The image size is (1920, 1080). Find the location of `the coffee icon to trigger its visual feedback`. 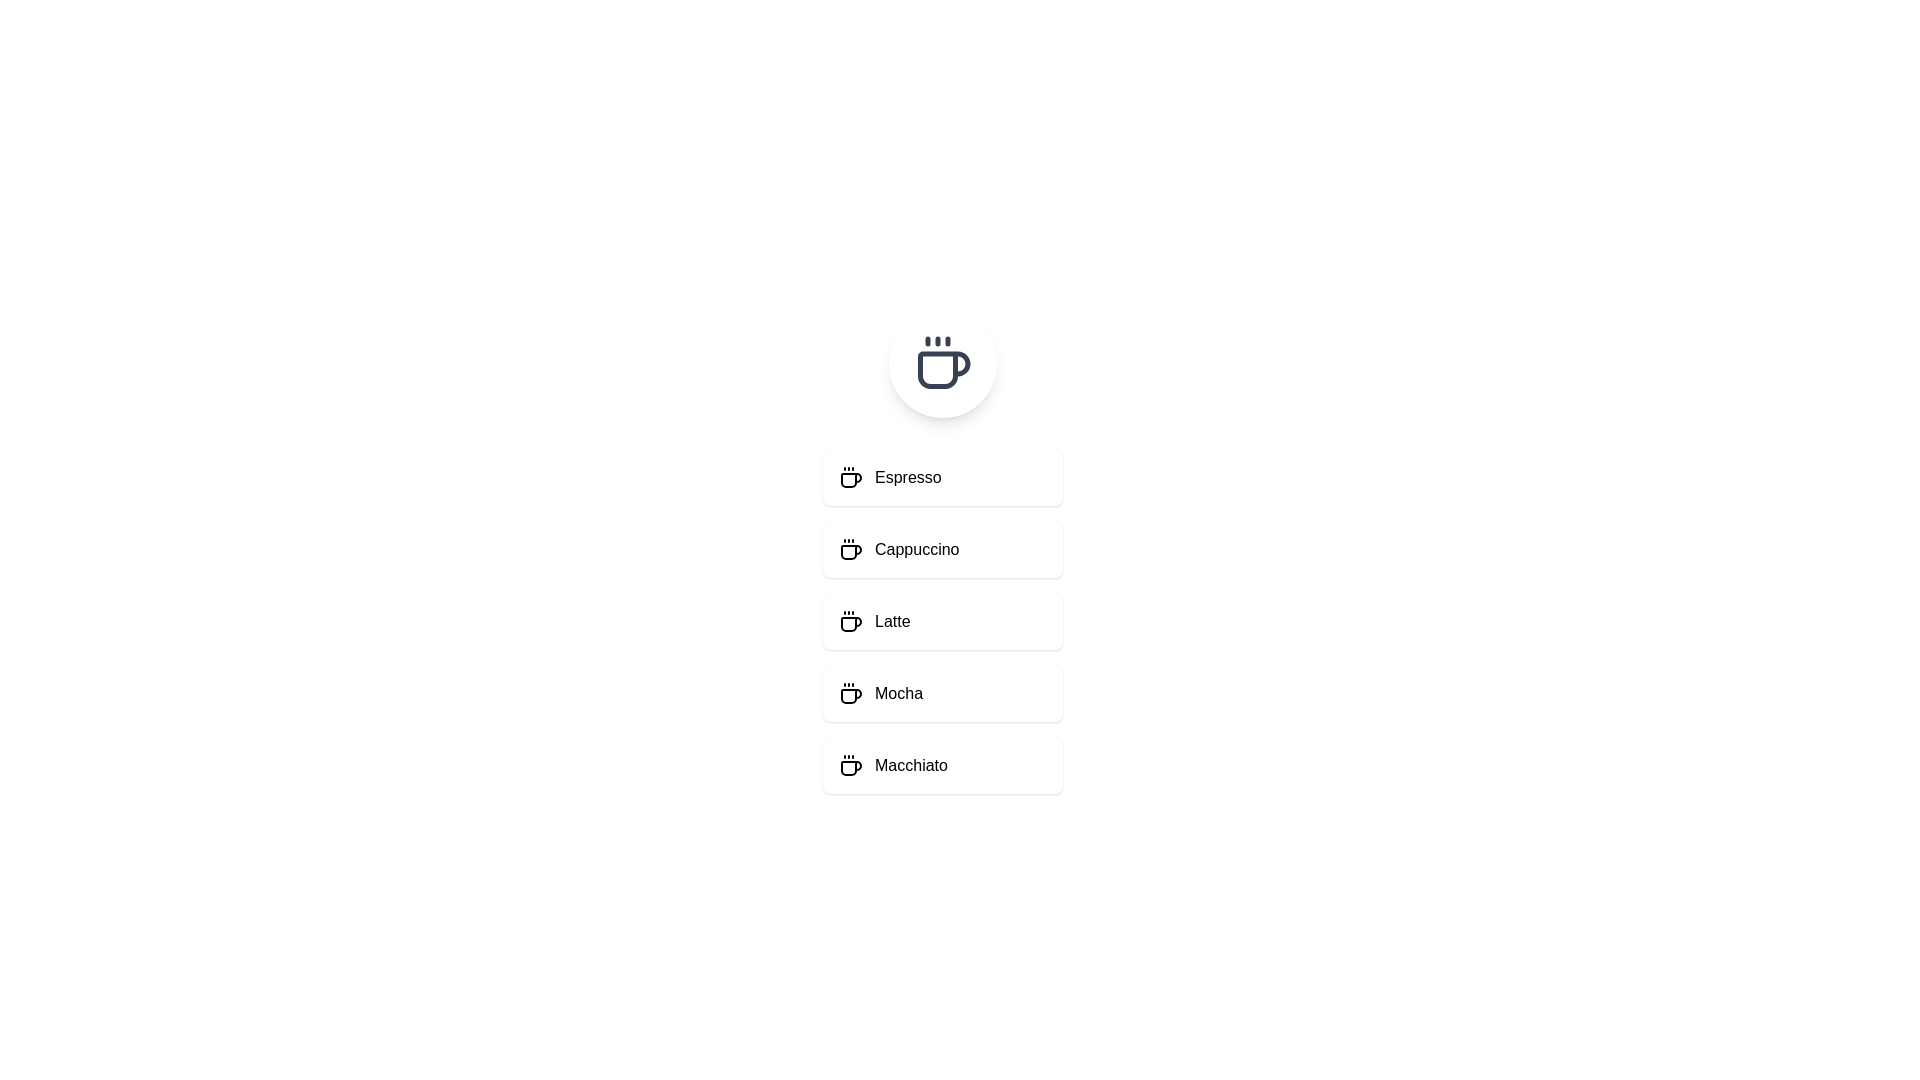

the coffee icon to trigger its visual feedback is located at coordinates (941, 363).